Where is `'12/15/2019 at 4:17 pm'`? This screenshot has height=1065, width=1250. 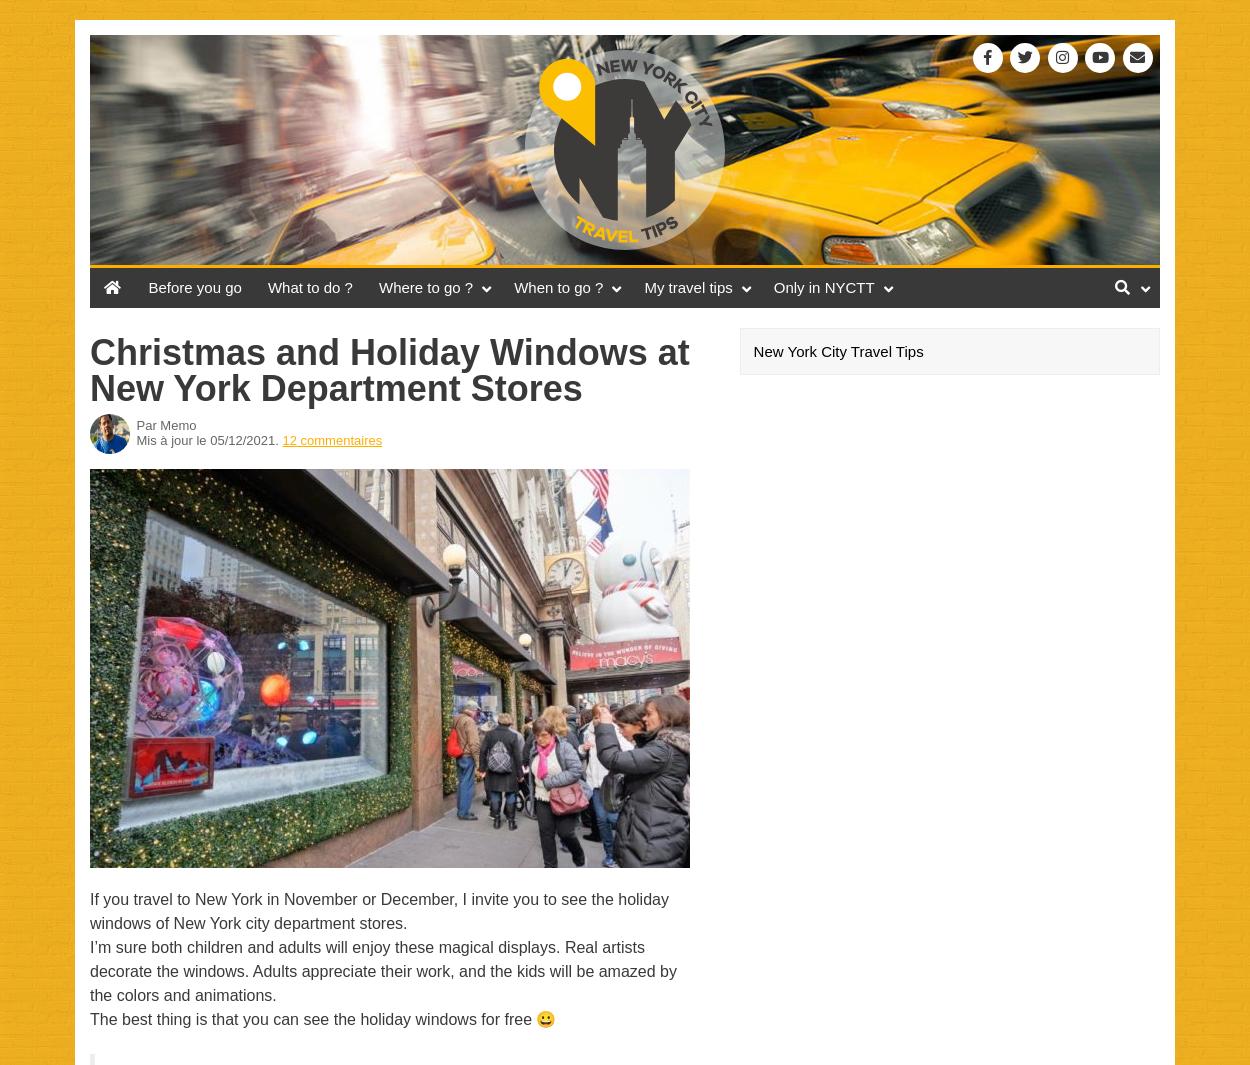
'12/15/2019 at 4:17 pm' is located at coordinates (238, 496).